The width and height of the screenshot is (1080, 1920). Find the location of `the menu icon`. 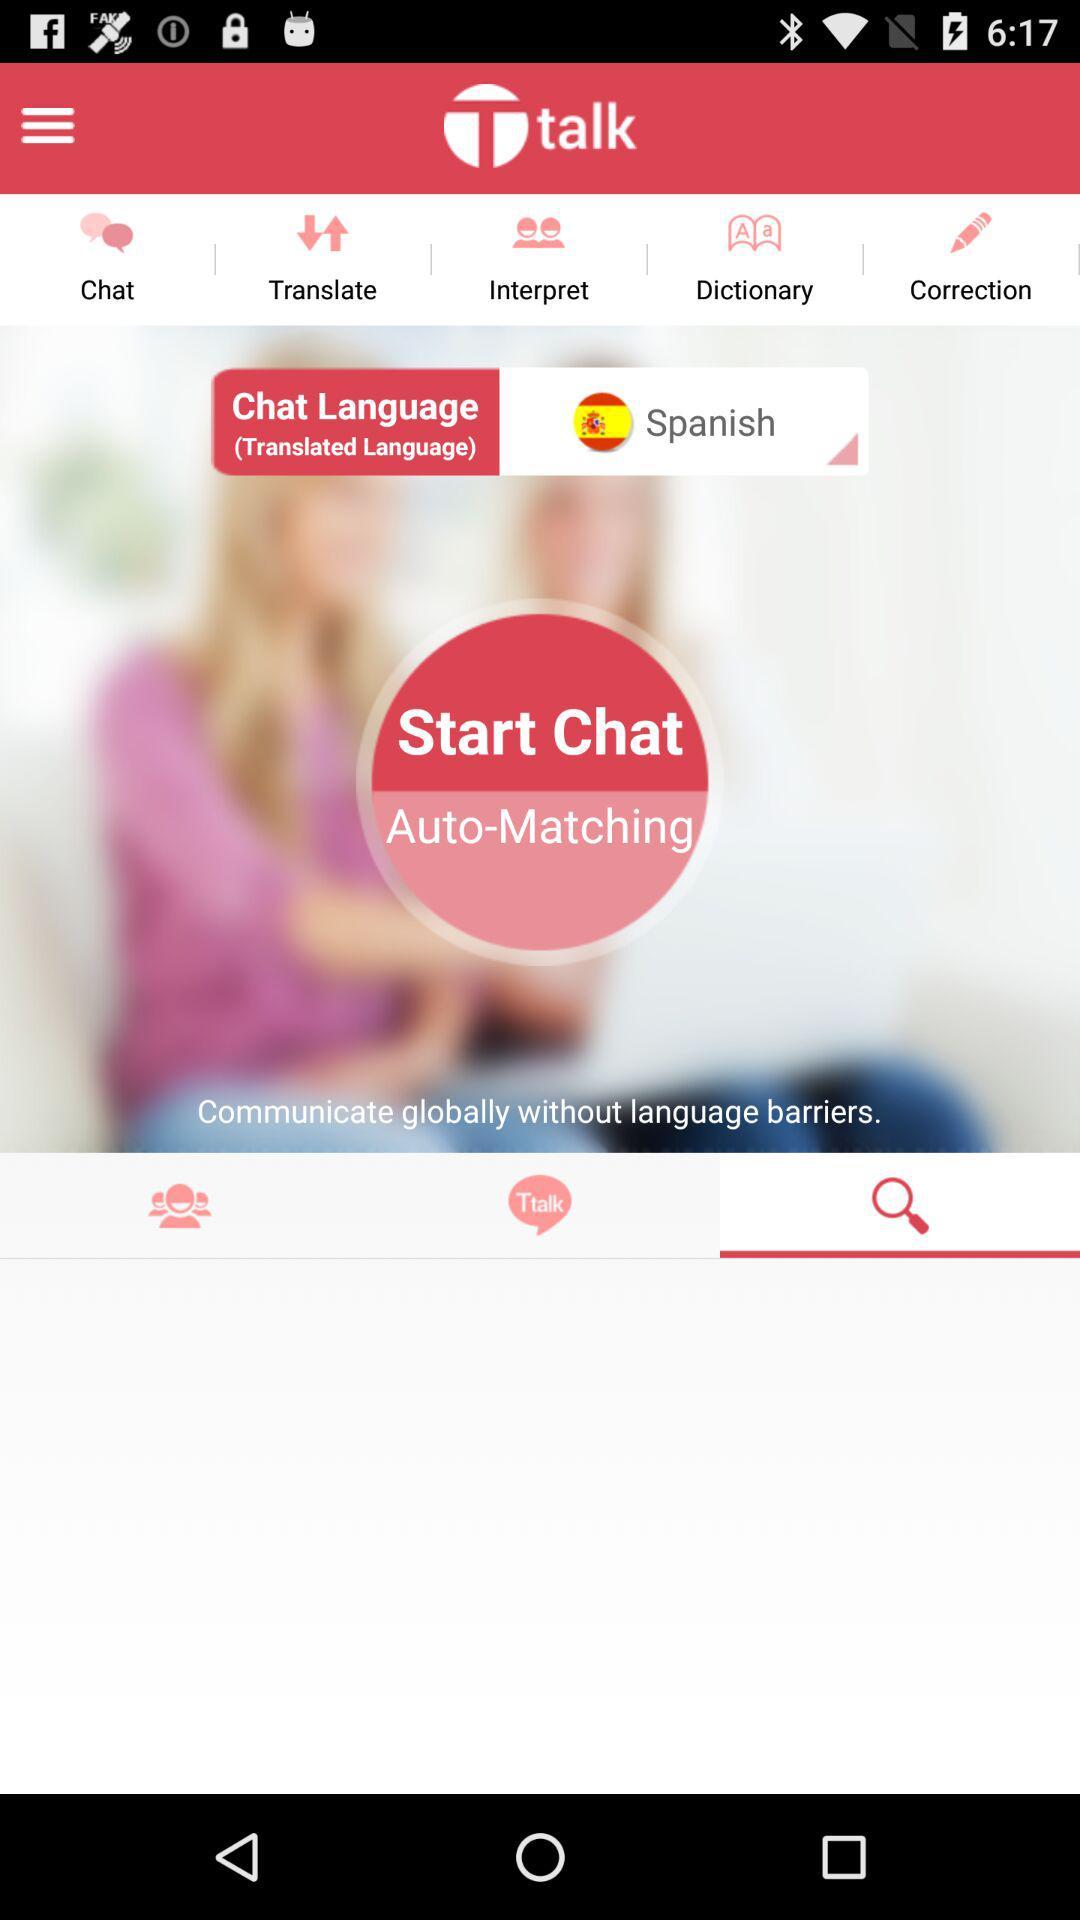

the menu icon is located at coordinates (46, 133).